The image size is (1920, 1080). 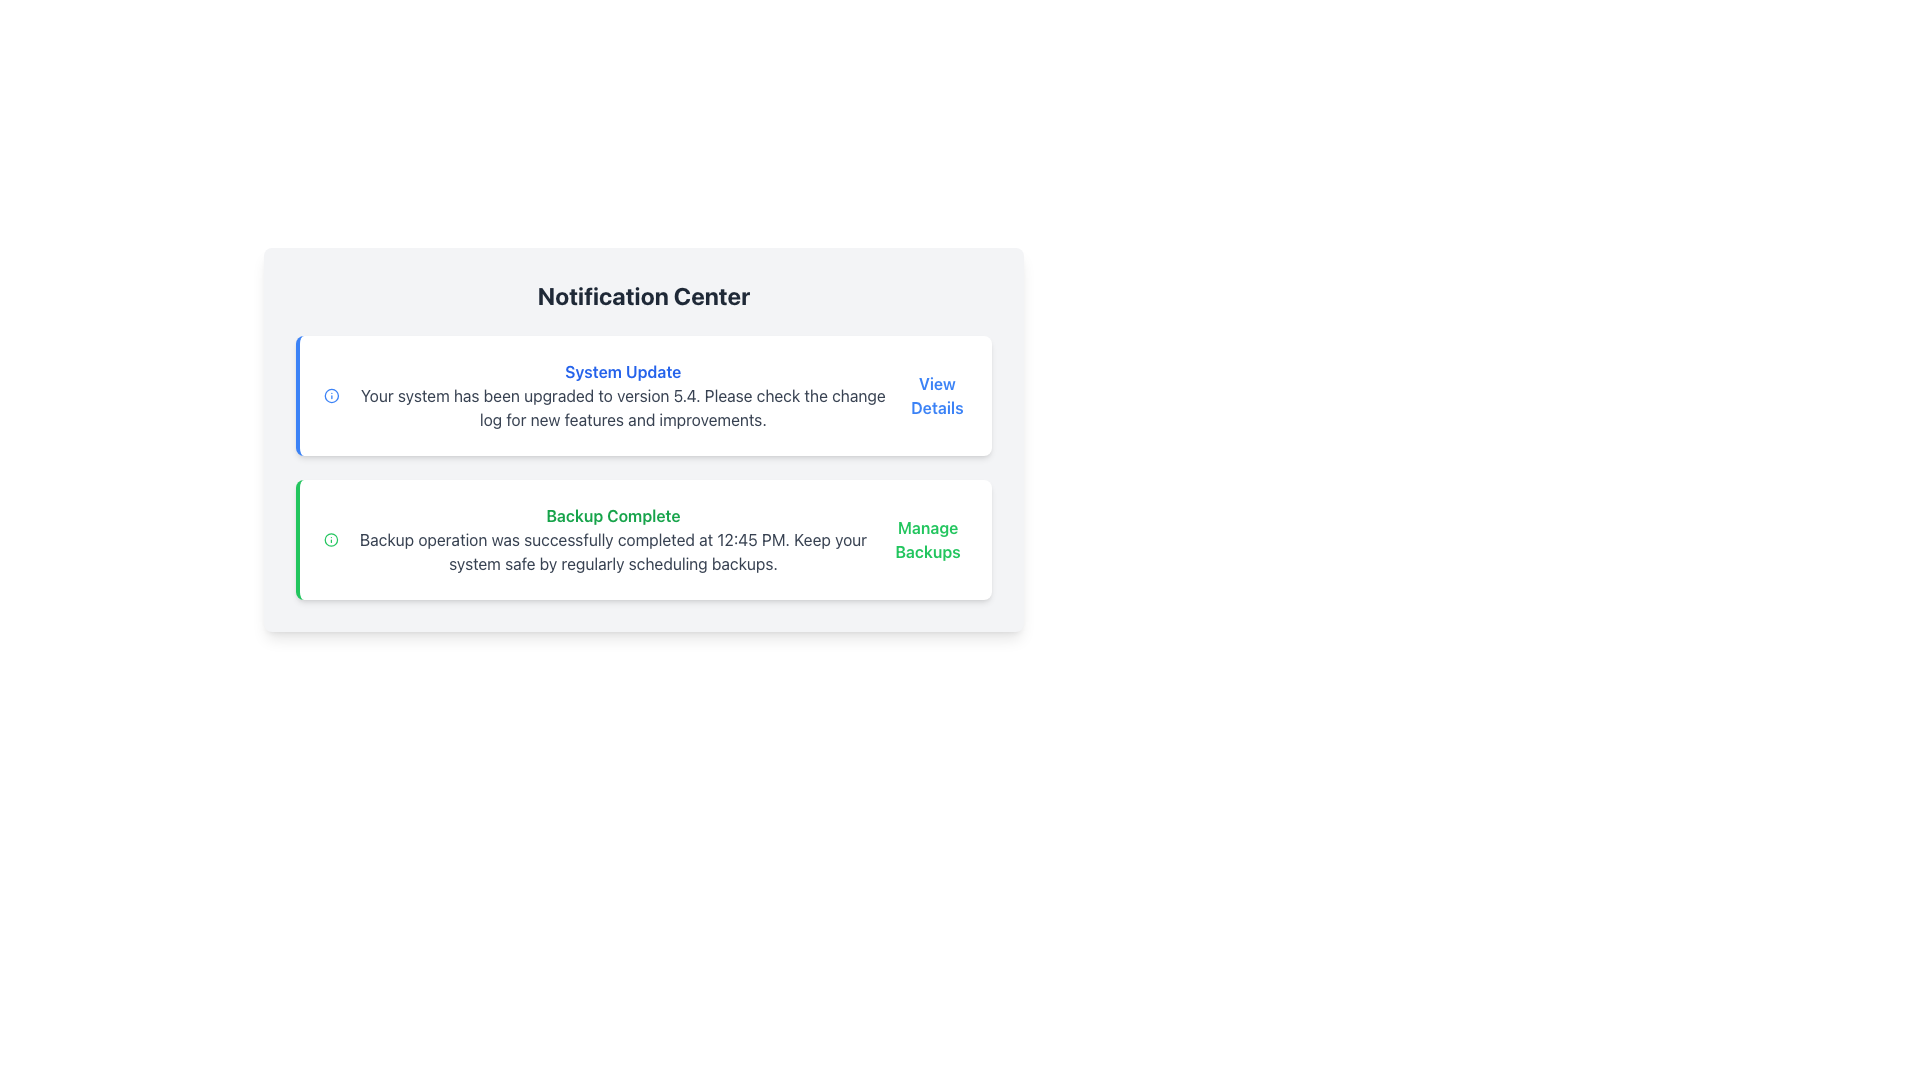 What do you see at coordinates (331, 540) in the screenshot?
I see `SVG Circle element within the 'Backup Complete' notification card by triggering the developer tools` at bounding box center [331, 540].